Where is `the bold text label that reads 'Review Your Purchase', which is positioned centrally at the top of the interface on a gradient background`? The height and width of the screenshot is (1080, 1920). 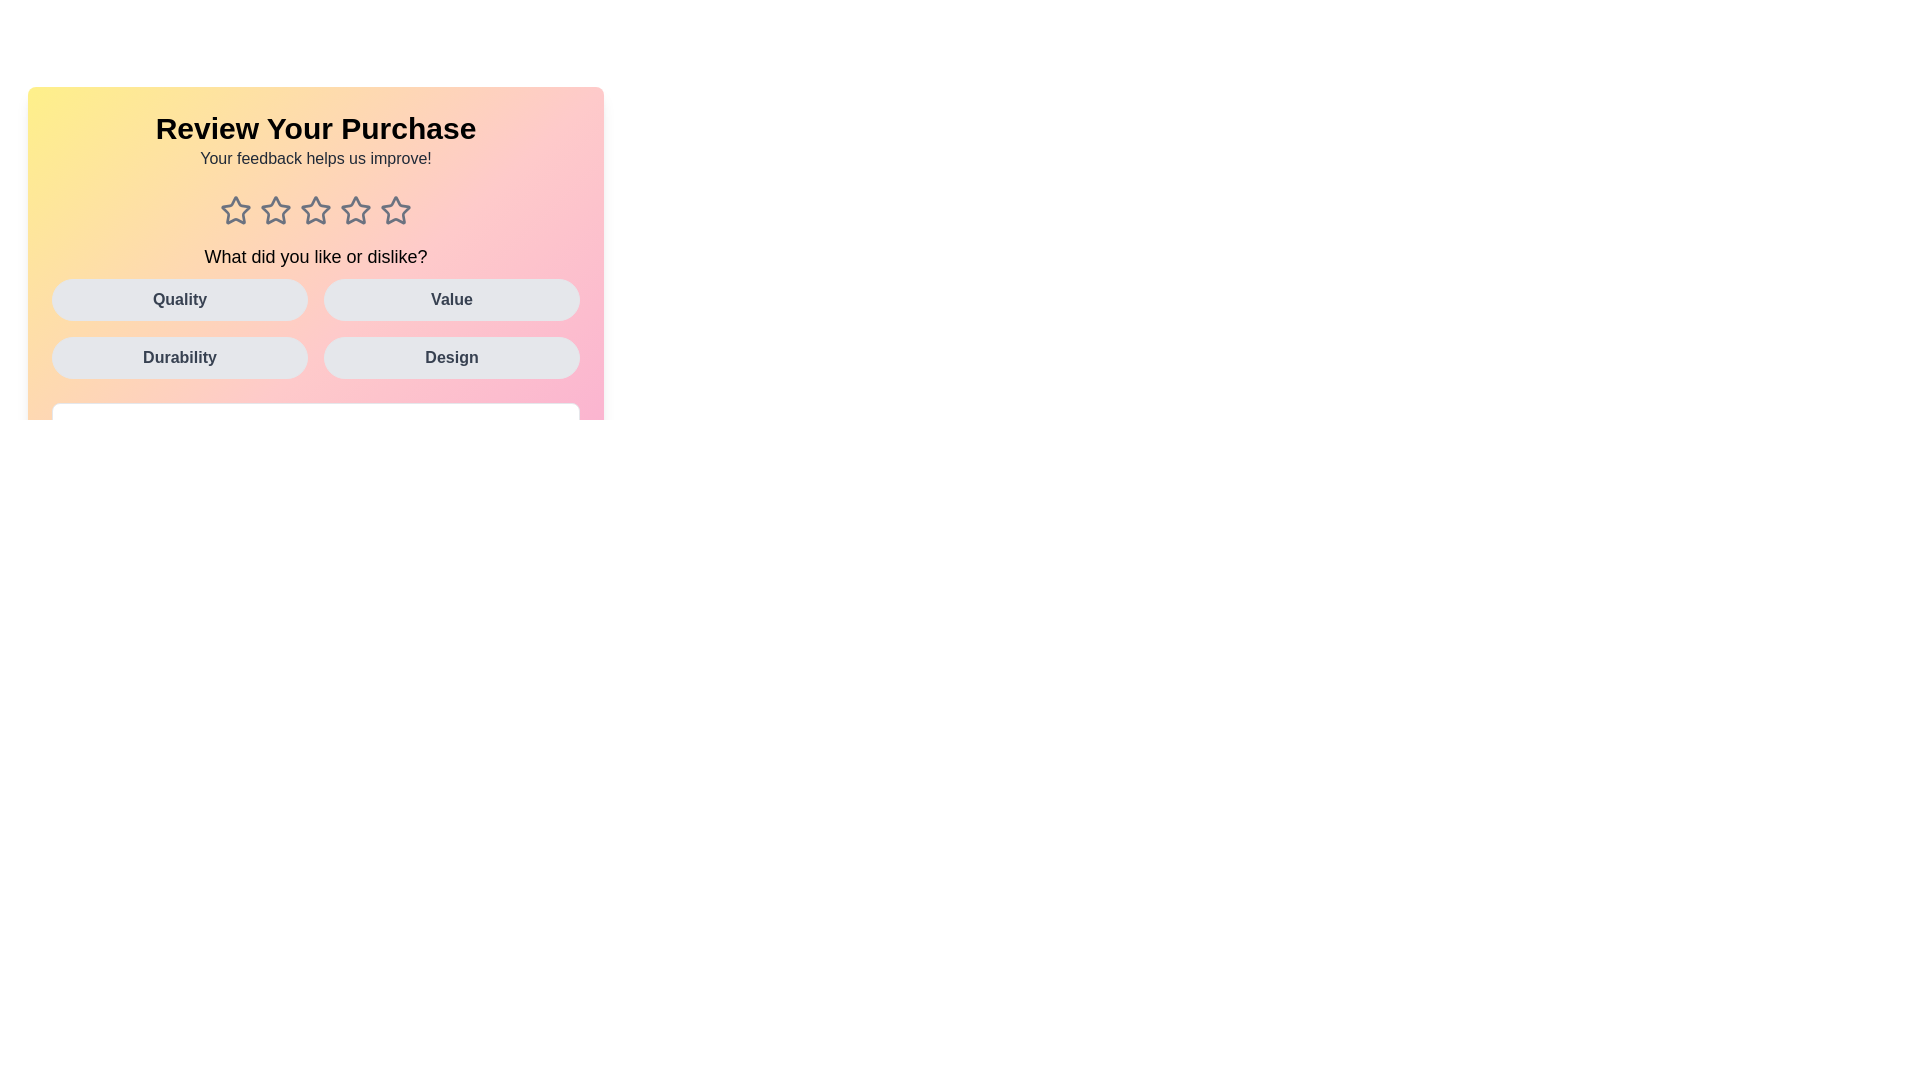
the bold text label that reads 'Review Your Purchase', which is positioned centrally at the top of the interface on a gradient background is located at coordinates (315, 128).